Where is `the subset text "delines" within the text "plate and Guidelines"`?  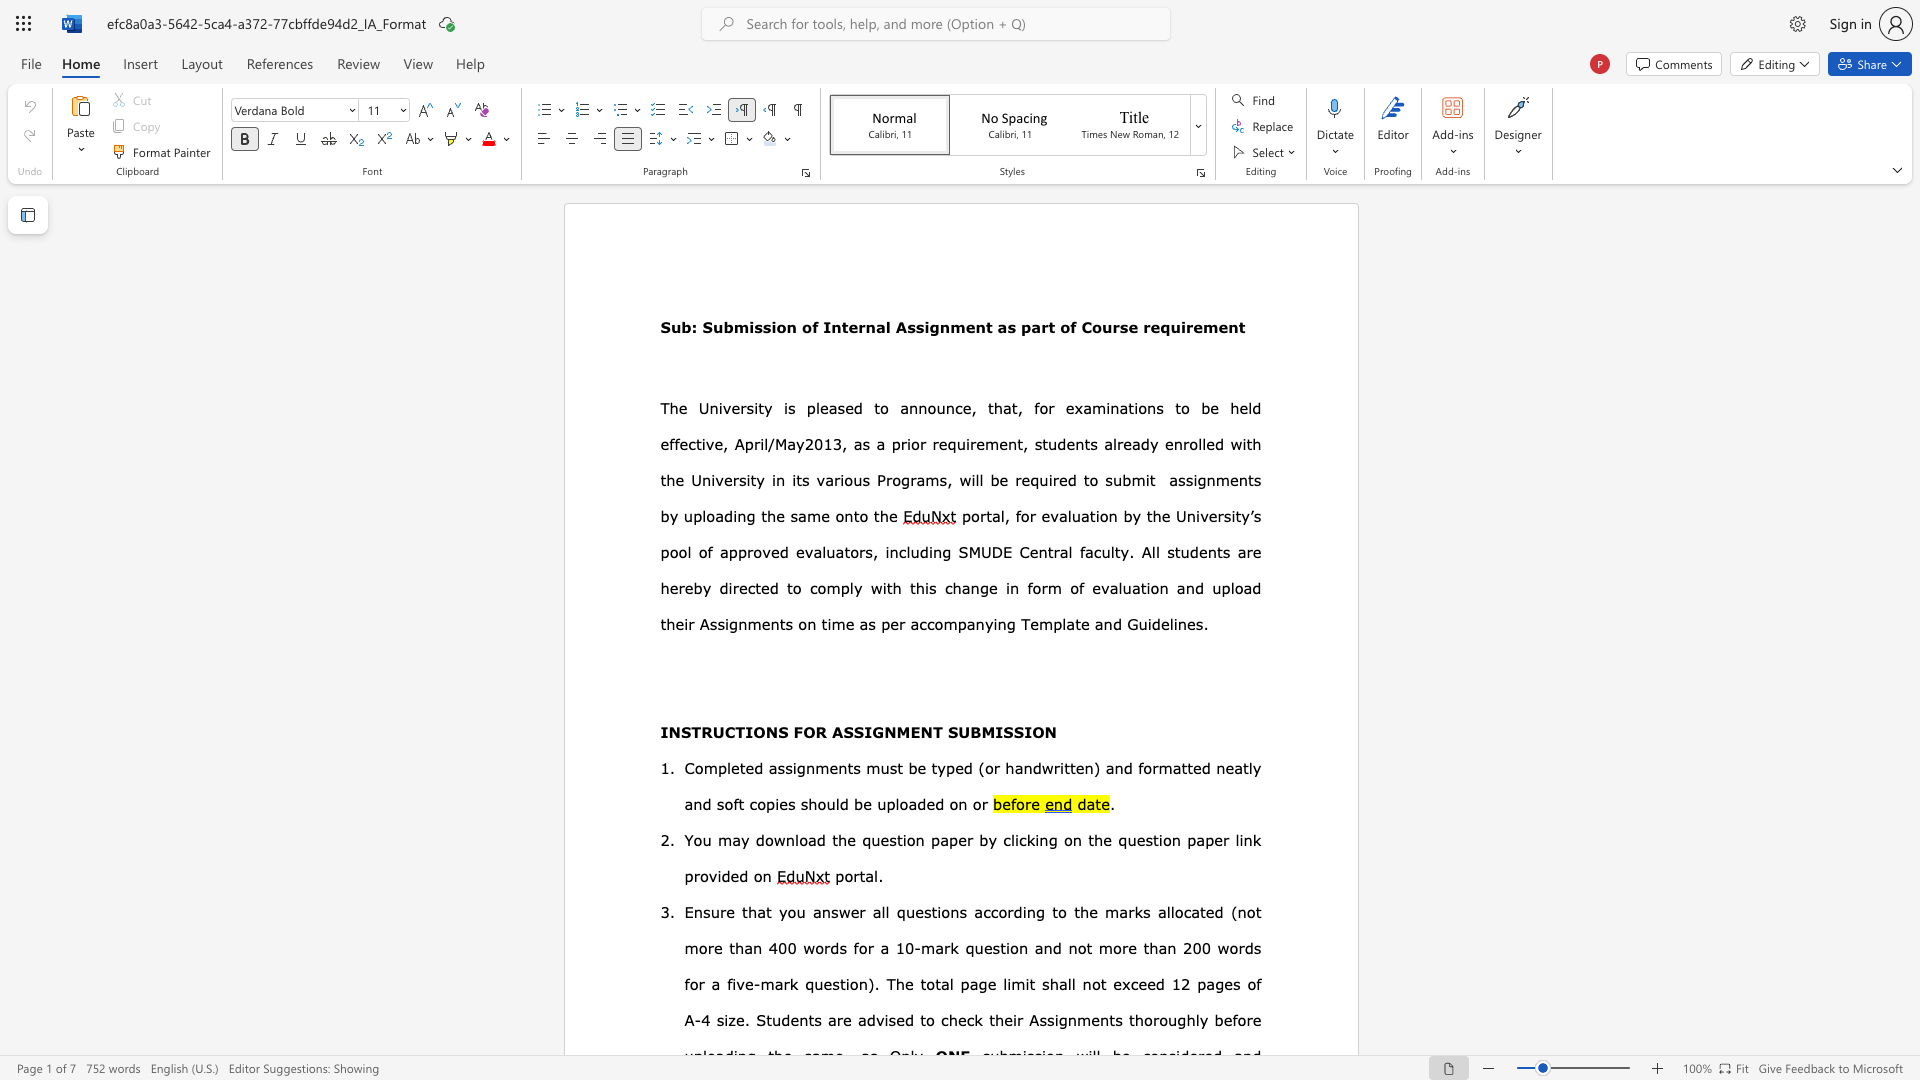 the subset text "delines" within the text "plate and Guidelines" is located at coordinates (1151, 623).